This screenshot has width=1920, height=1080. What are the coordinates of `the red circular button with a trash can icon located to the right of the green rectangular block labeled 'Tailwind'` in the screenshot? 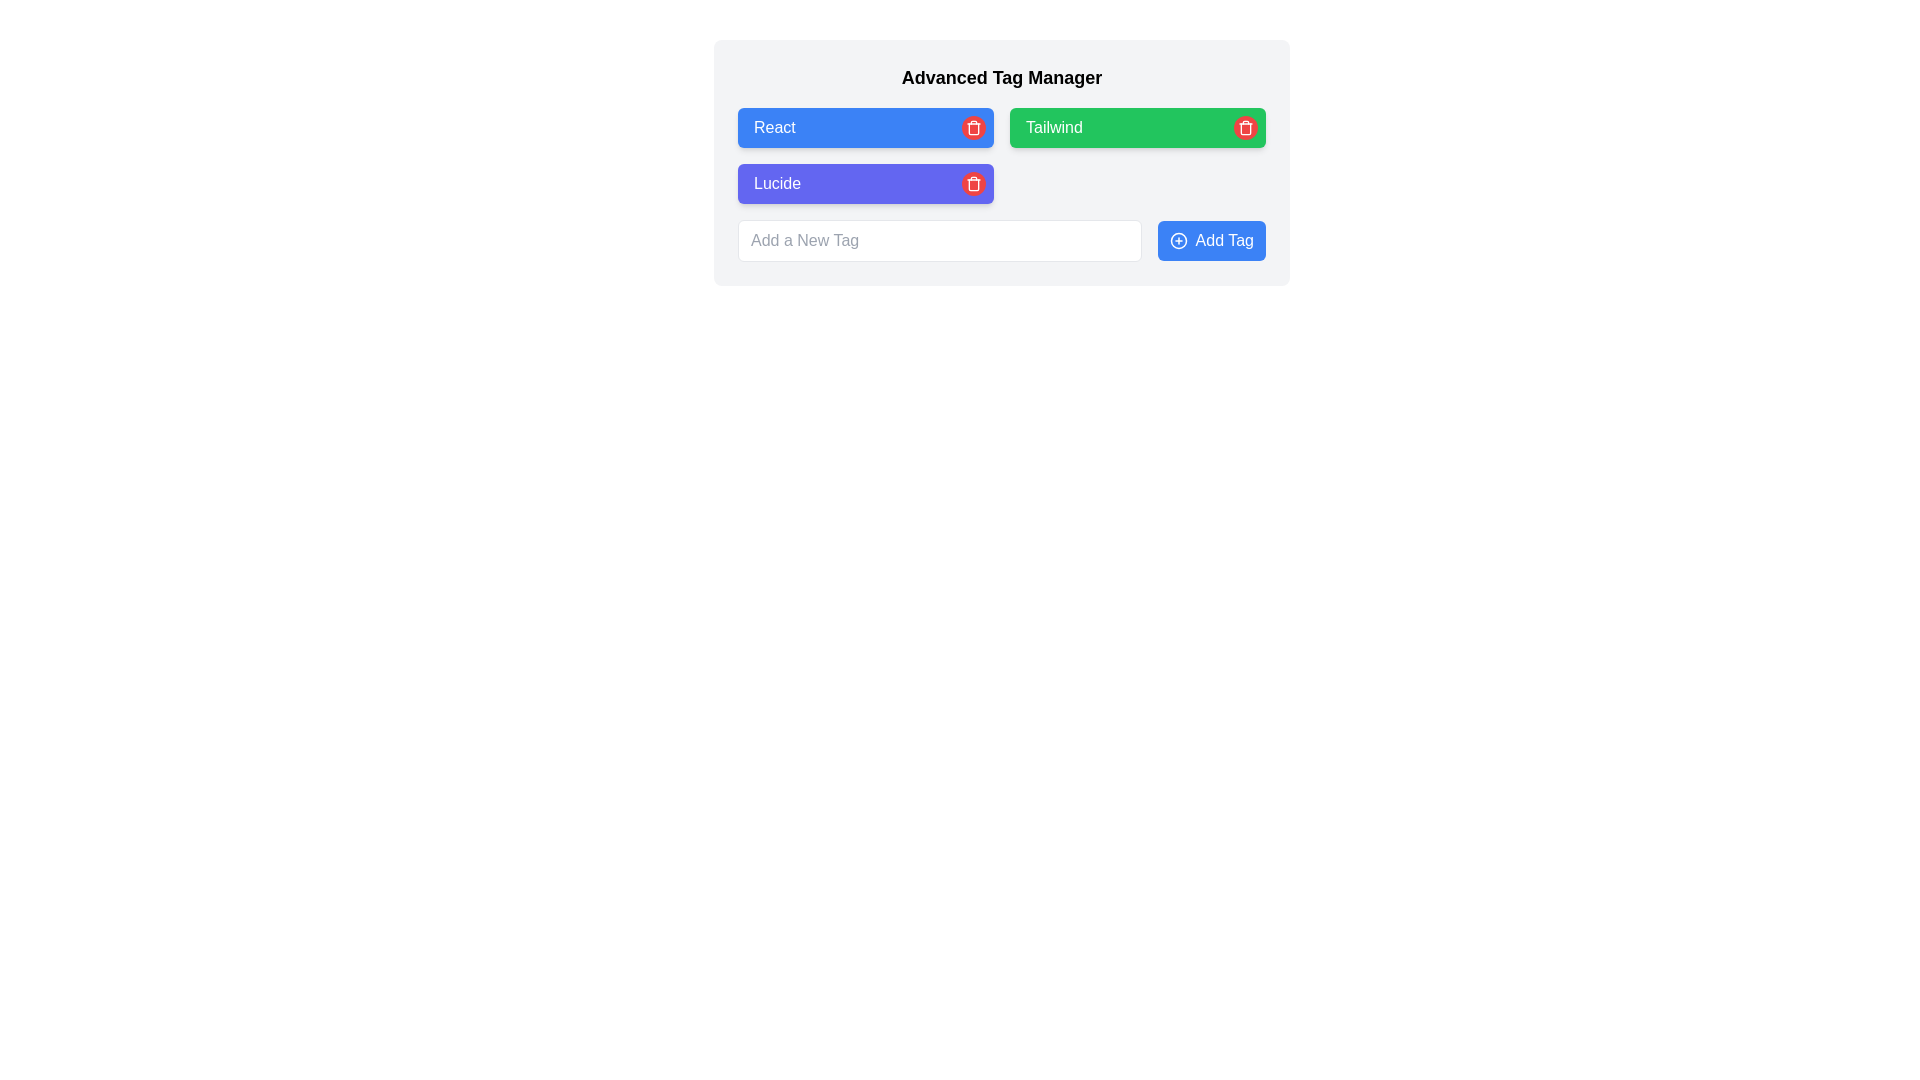 It's located at (1245, 127).